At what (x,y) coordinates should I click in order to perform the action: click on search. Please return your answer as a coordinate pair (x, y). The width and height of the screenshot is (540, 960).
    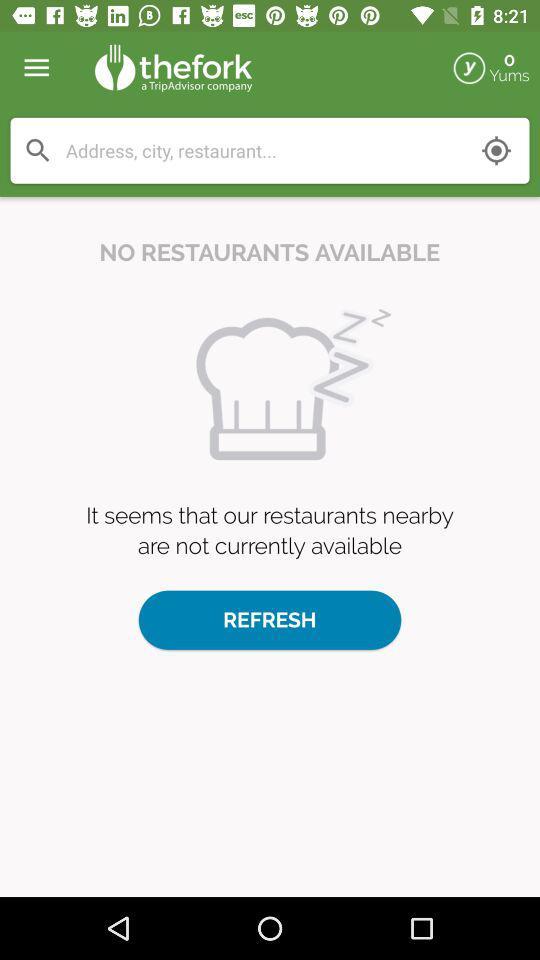
    Looking at the image, I should click on (38, 149).